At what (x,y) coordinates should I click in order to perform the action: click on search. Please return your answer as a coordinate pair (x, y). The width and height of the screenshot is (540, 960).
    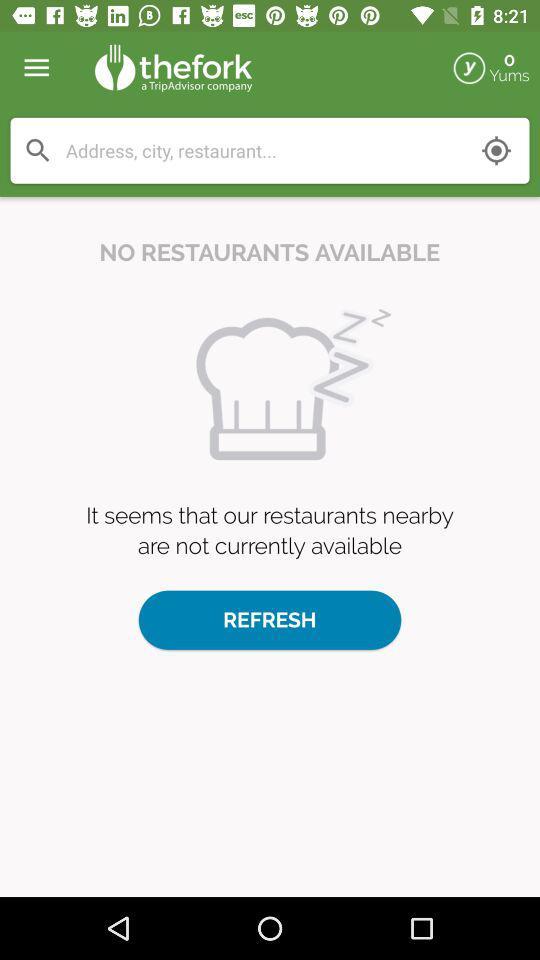
    Looking at the image, I should click on (38, 149).